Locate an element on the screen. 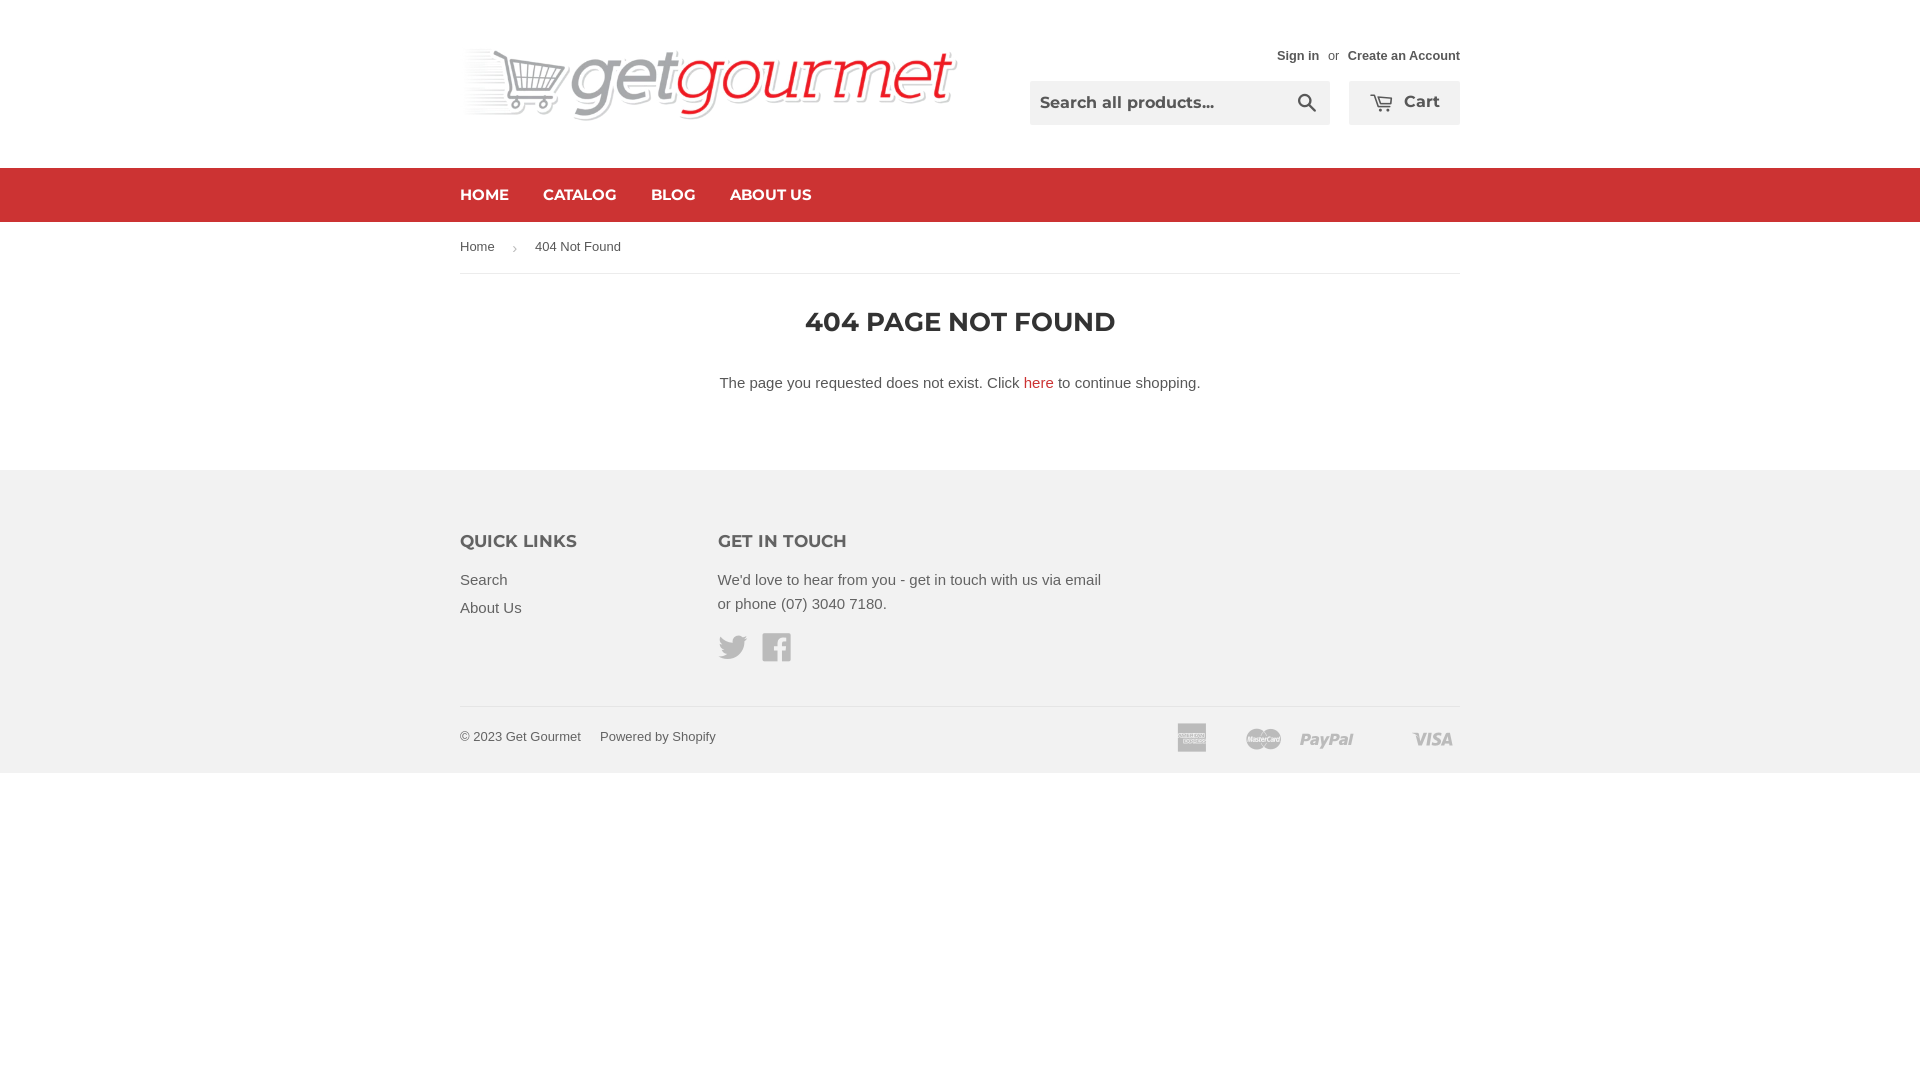 This screenshot has width=1920, height=1080. 'HOME' is located at coordinates (484, 195).